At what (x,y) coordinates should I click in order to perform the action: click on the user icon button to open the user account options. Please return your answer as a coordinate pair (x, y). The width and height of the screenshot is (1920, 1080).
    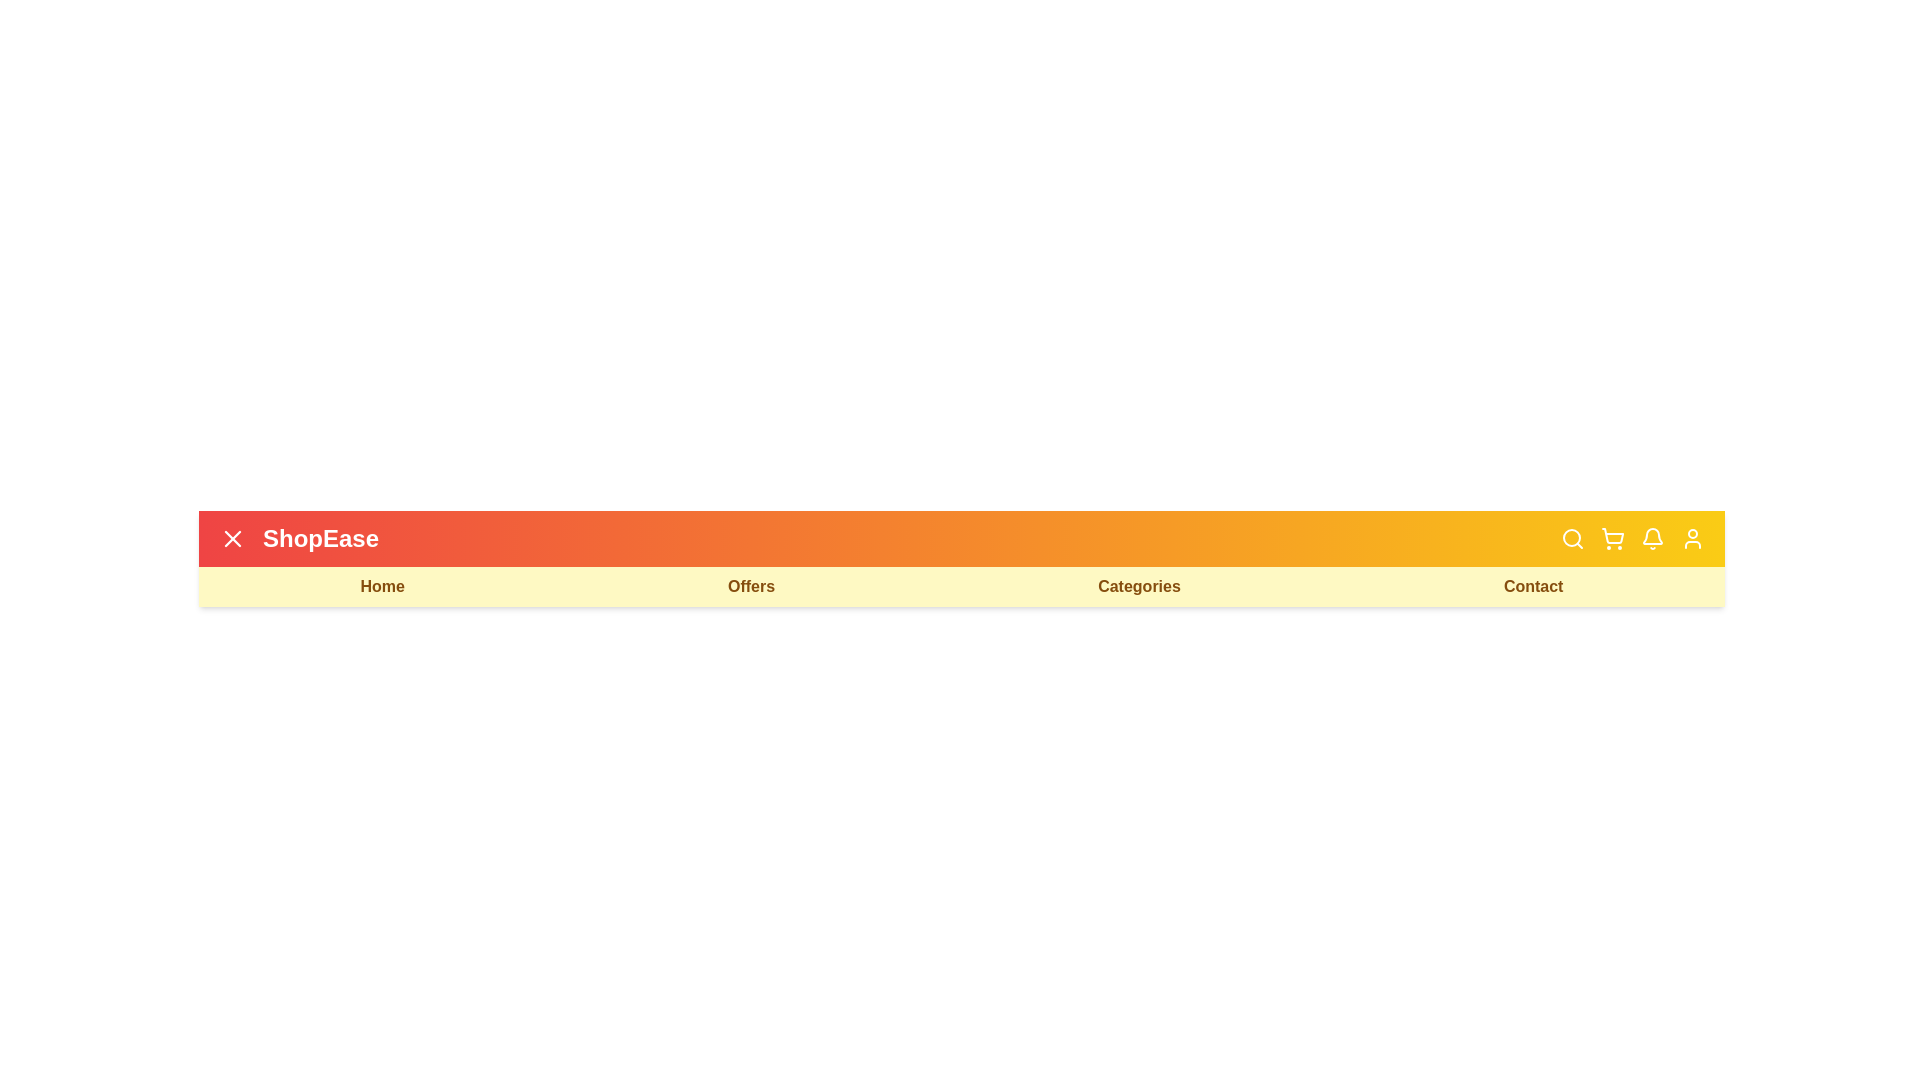
    Looking at the image, I should click on (1692, 538).